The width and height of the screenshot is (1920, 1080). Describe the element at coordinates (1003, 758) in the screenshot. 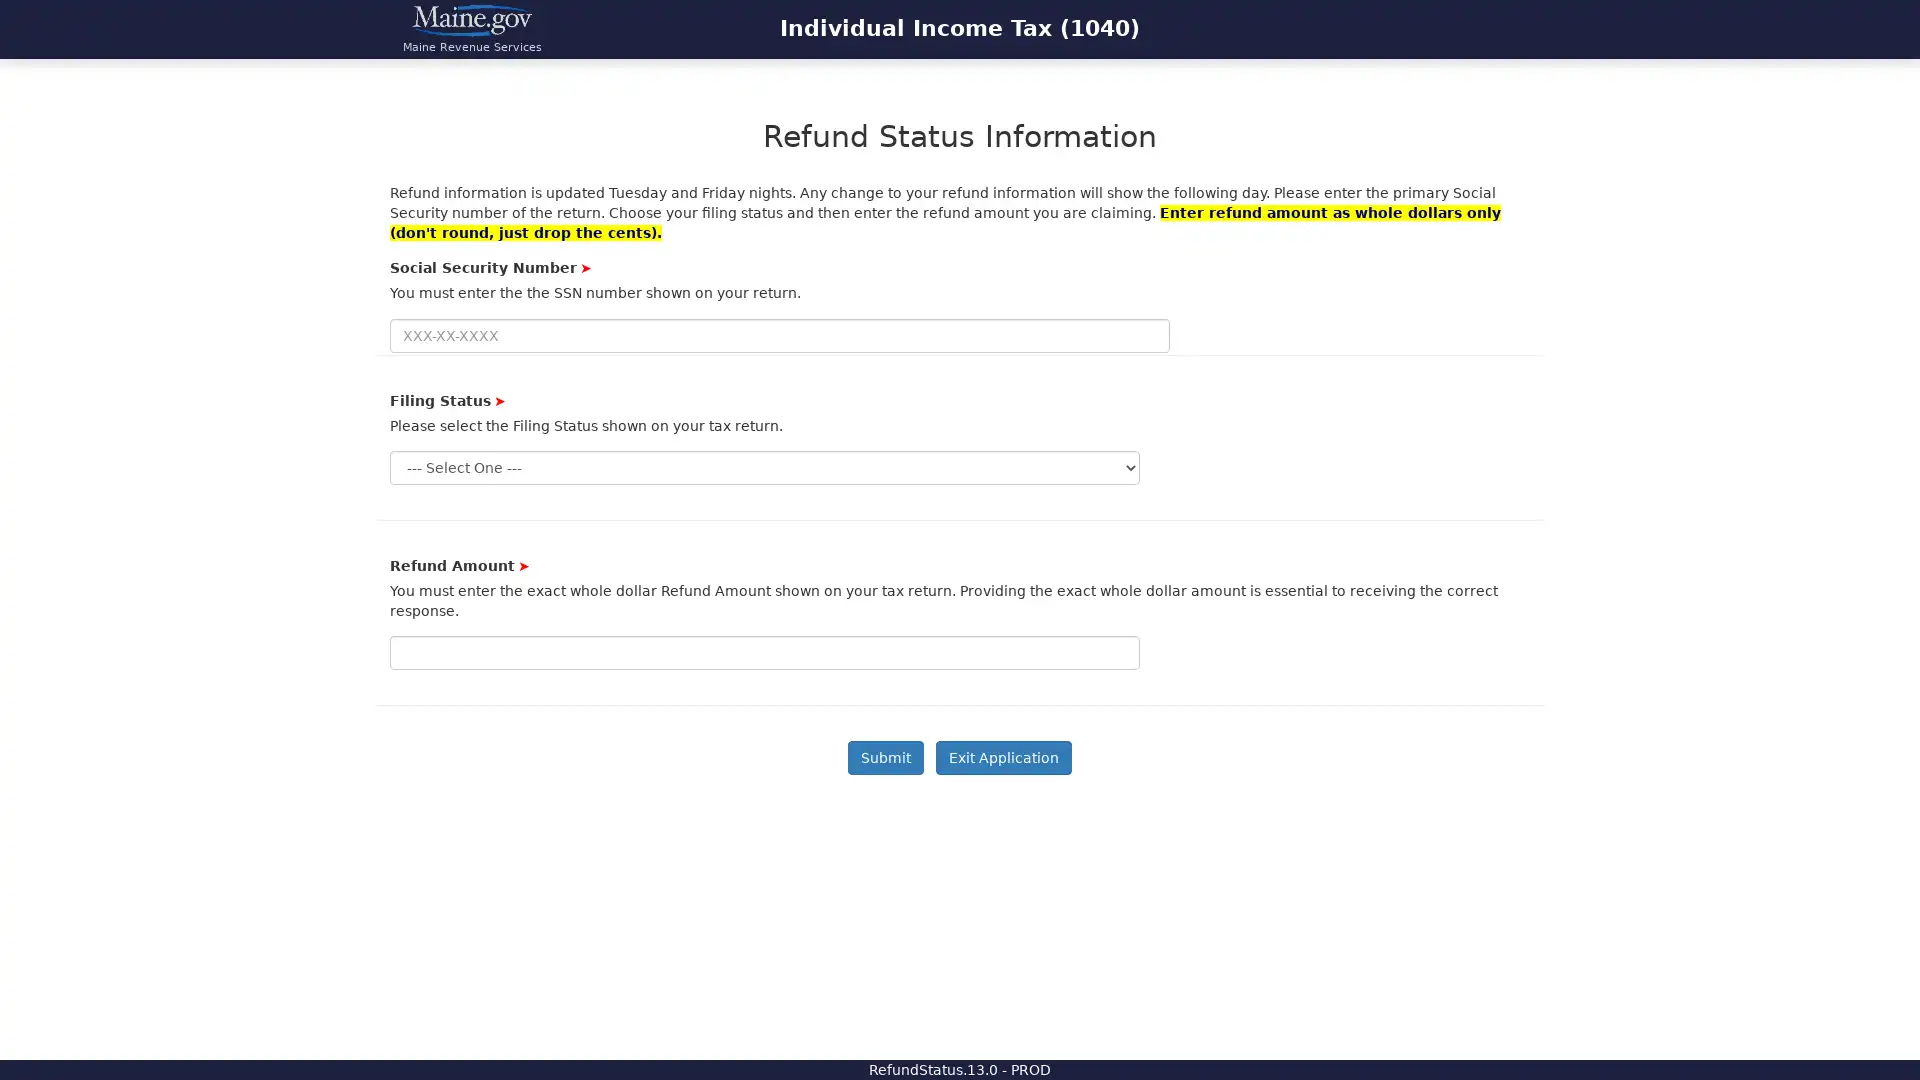

I see `Exit Application` at that location.